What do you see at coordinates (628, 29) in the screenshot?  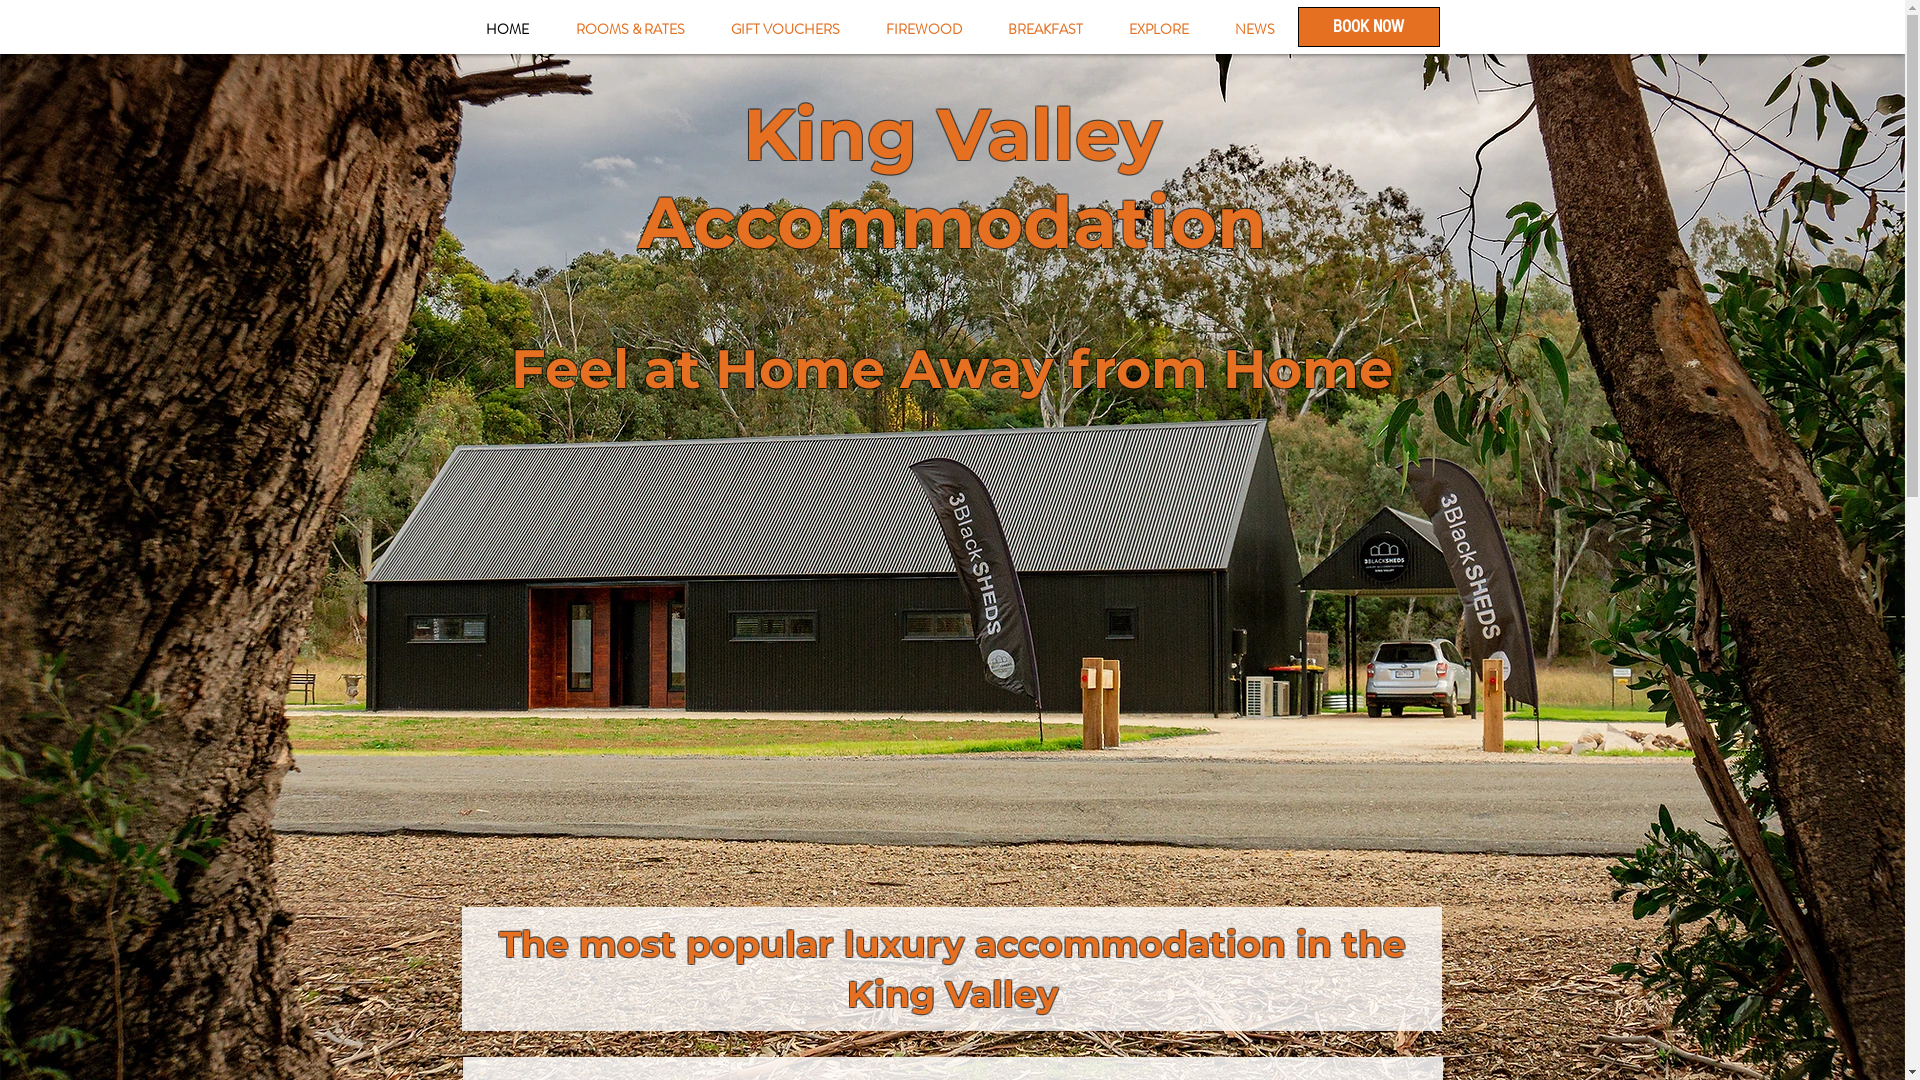 I see `'ROOMS & RATES'` at bounding box center [628, 29].